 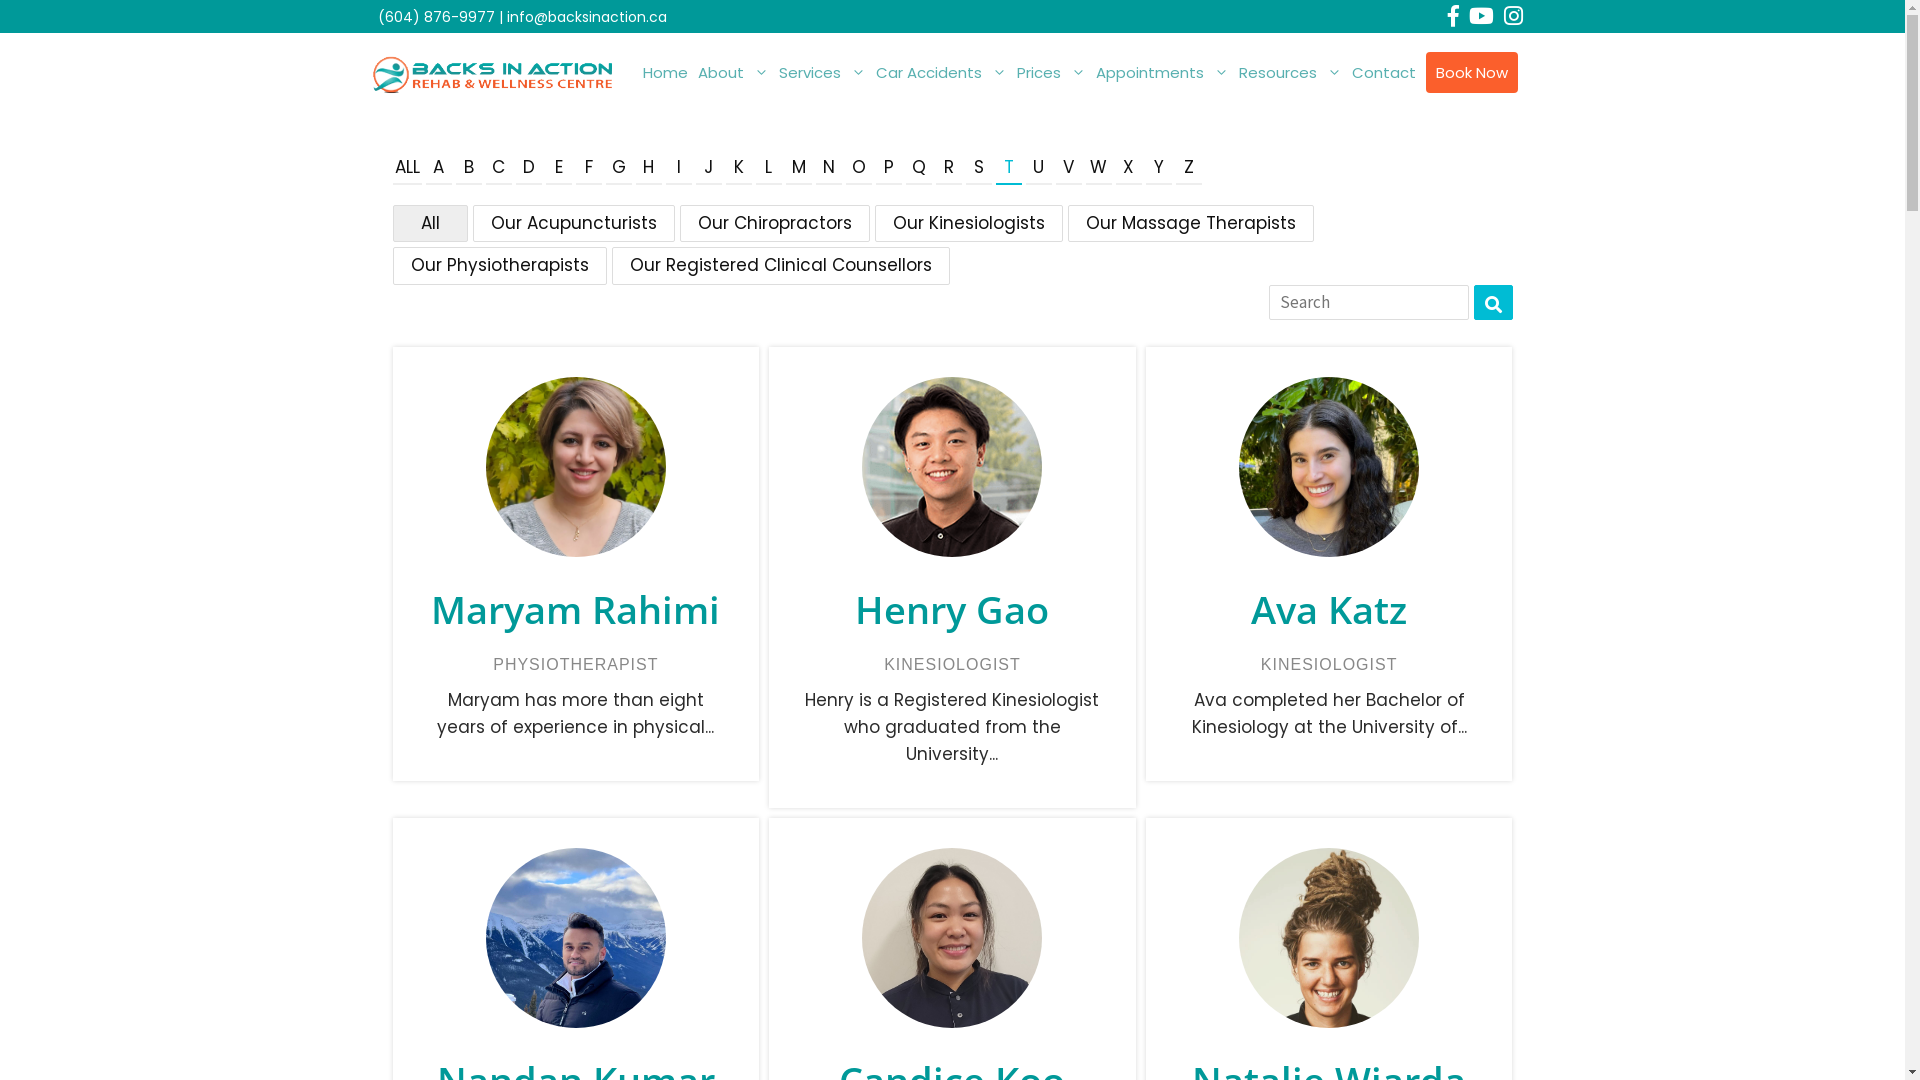 What do you see at coordinates (1345, 72) in the screenshot?
I see `'Contact'` at bounding box center [1345, 72].